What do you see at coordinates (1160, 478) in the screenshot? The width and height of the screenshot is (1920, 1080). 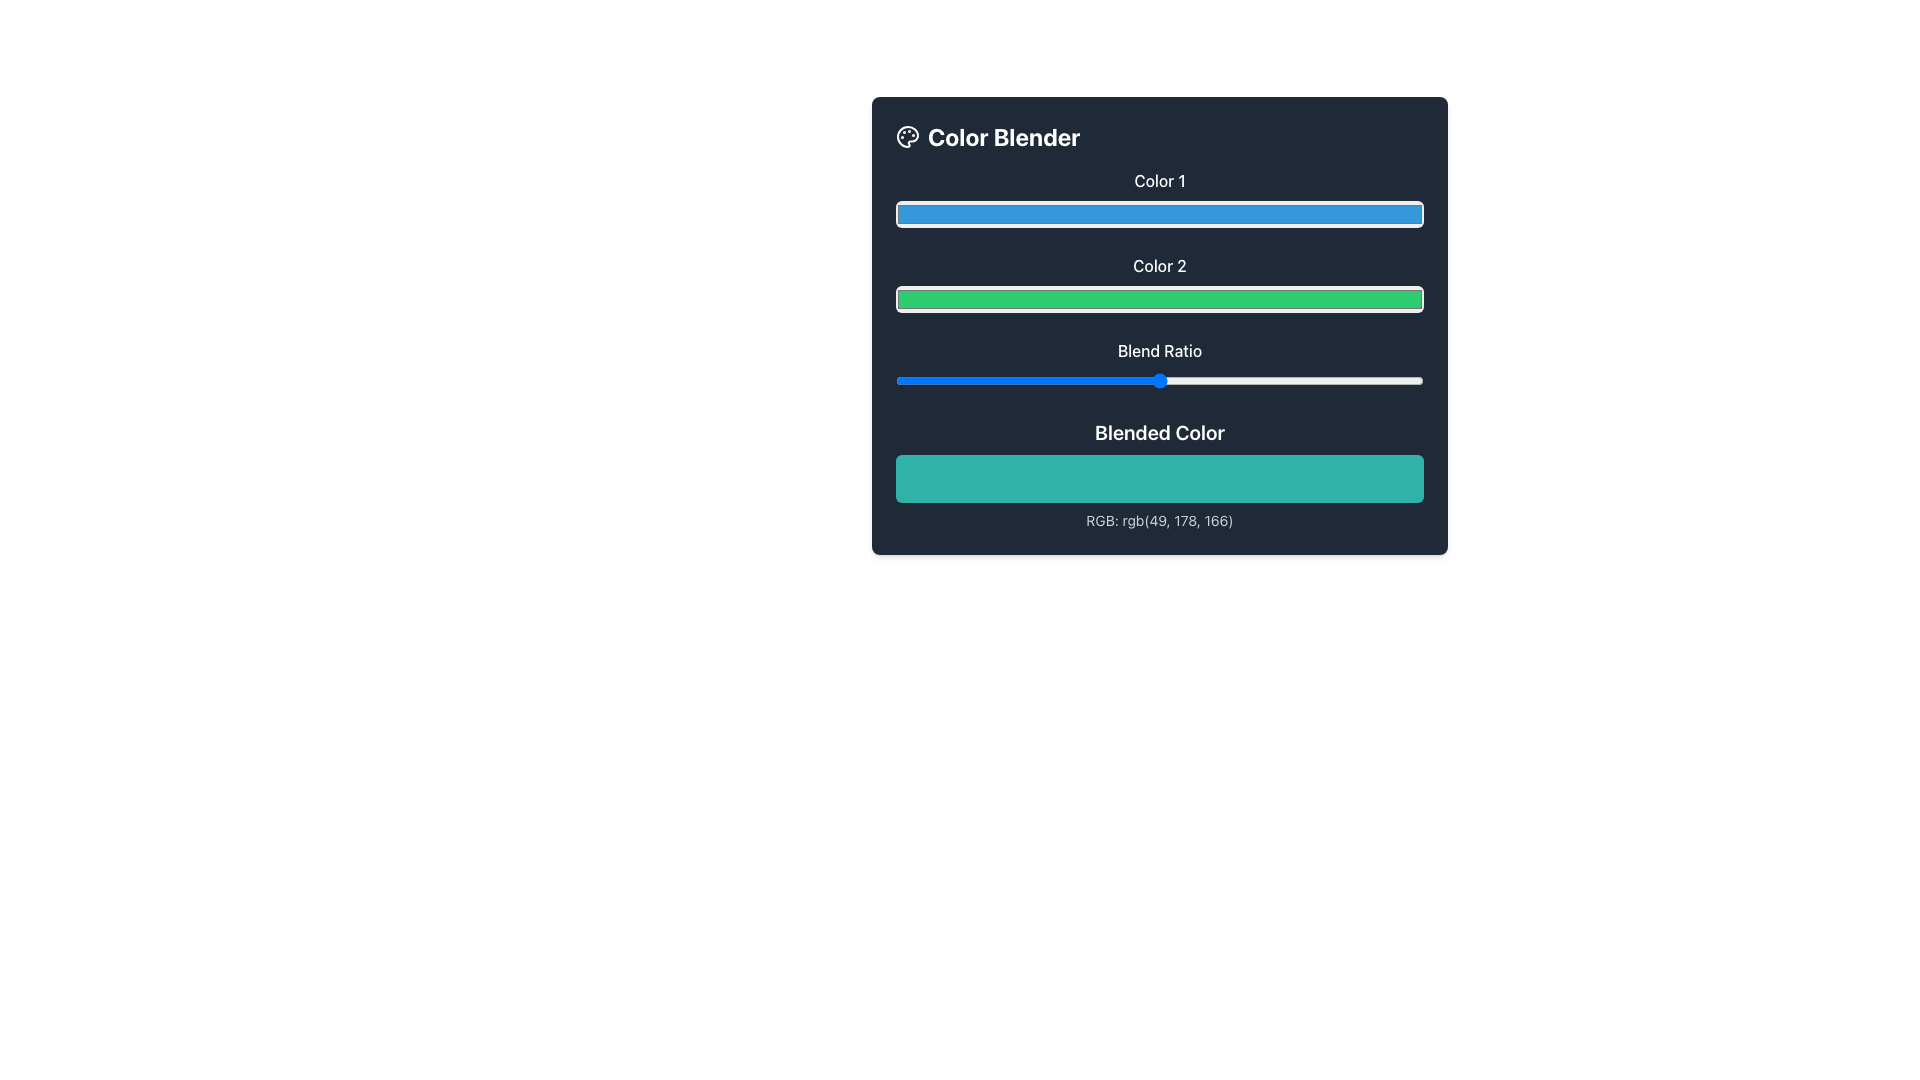 I see `the teal rectangular visual display panel located at the bottom of the 'Blended Color' section, which is visually distinct due to its color and size` at bounding box center [1160, 478].